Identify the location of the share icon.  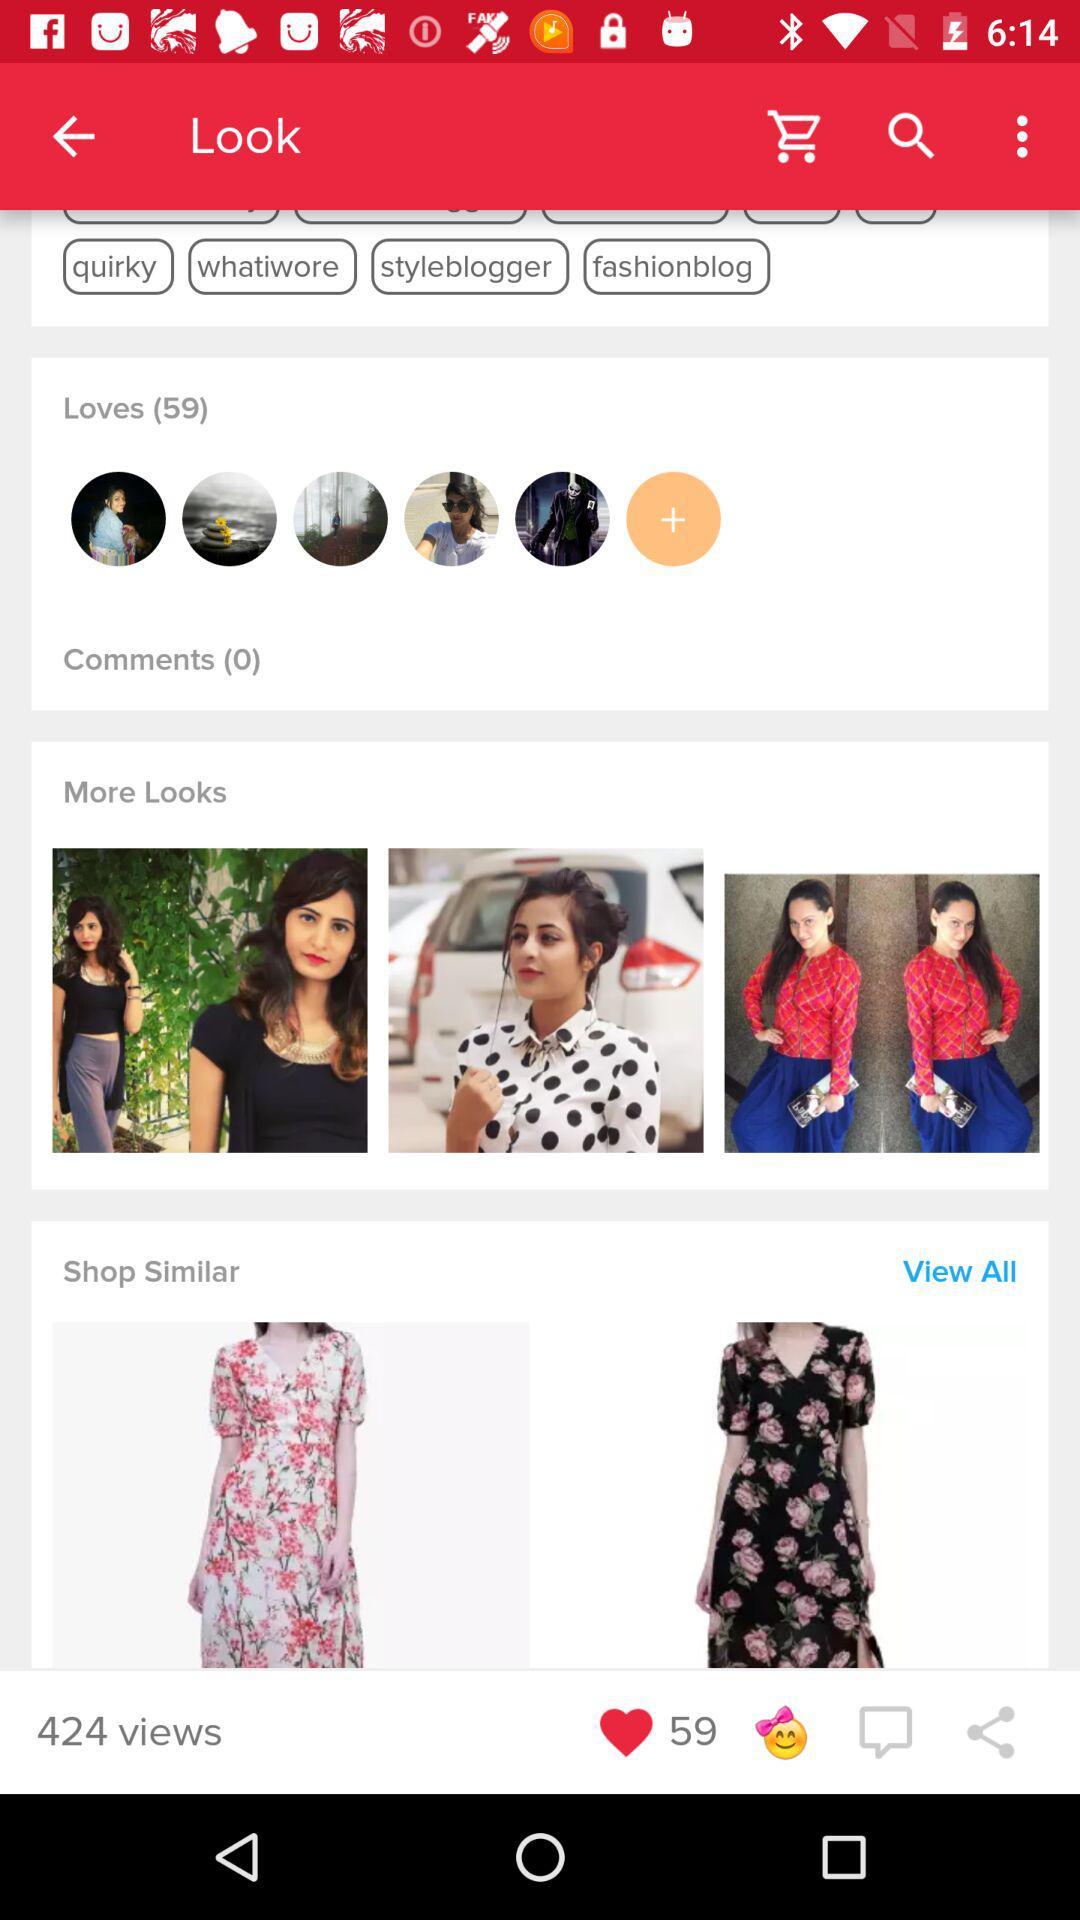
(990, 1731).